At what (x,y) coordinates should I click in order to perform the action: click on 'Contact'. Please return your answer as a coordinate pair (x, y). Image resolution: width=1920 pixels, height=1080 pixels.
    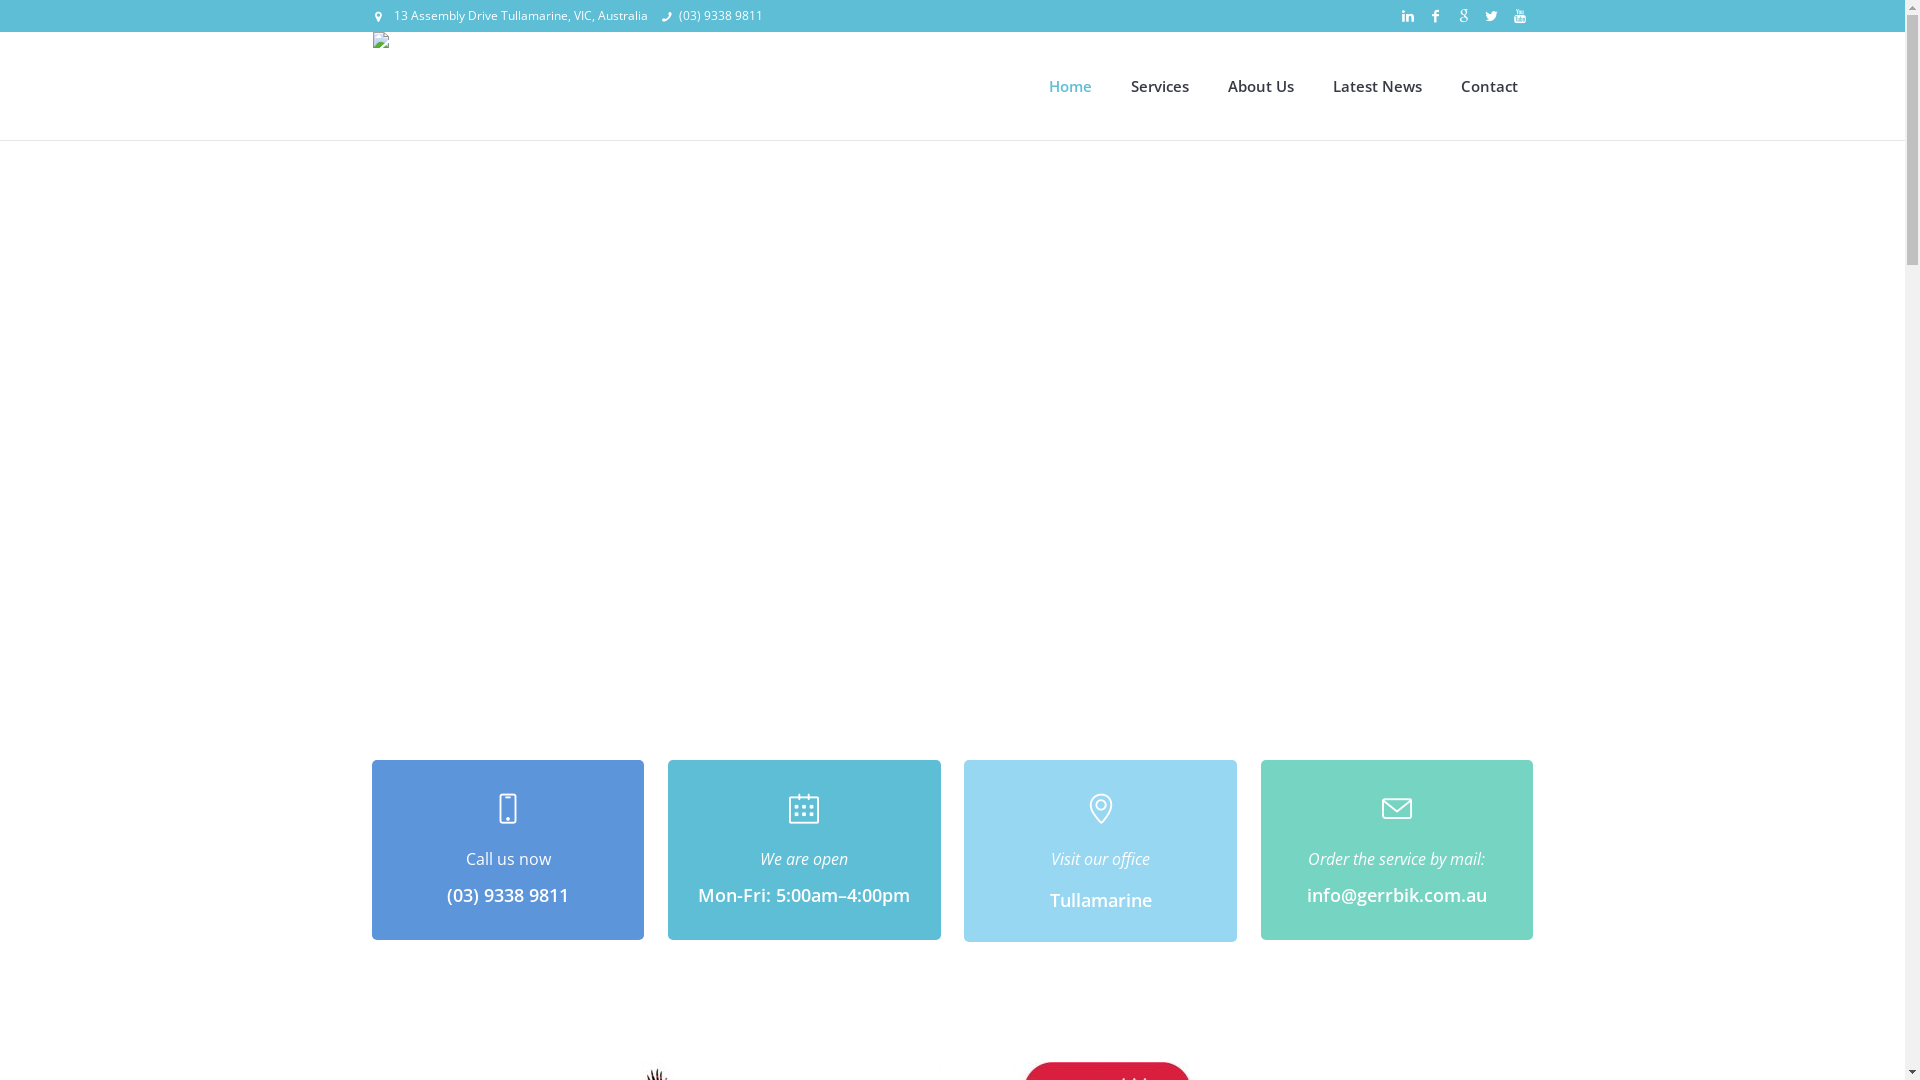
    Looking at the image, I should click on (1489, 84).